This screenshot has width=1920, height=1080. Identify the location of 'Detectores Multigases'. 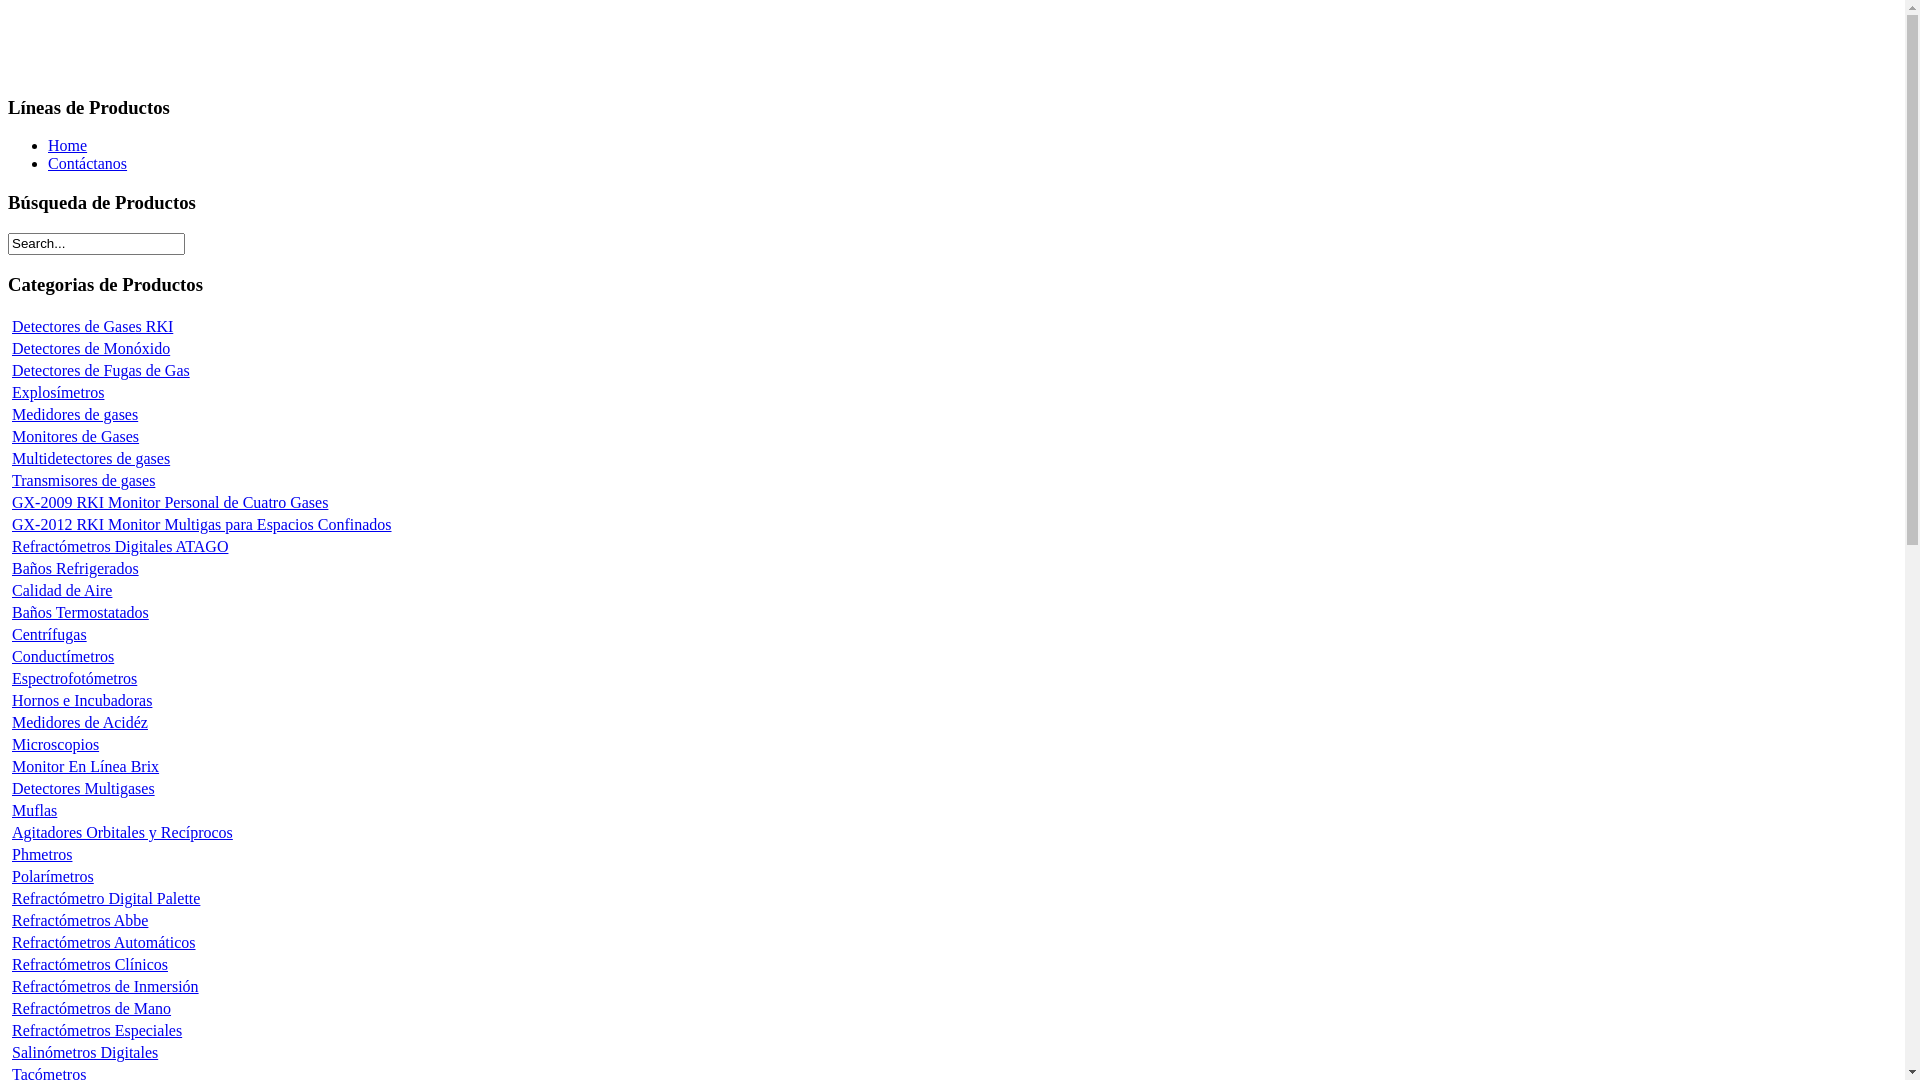
(82, 787).